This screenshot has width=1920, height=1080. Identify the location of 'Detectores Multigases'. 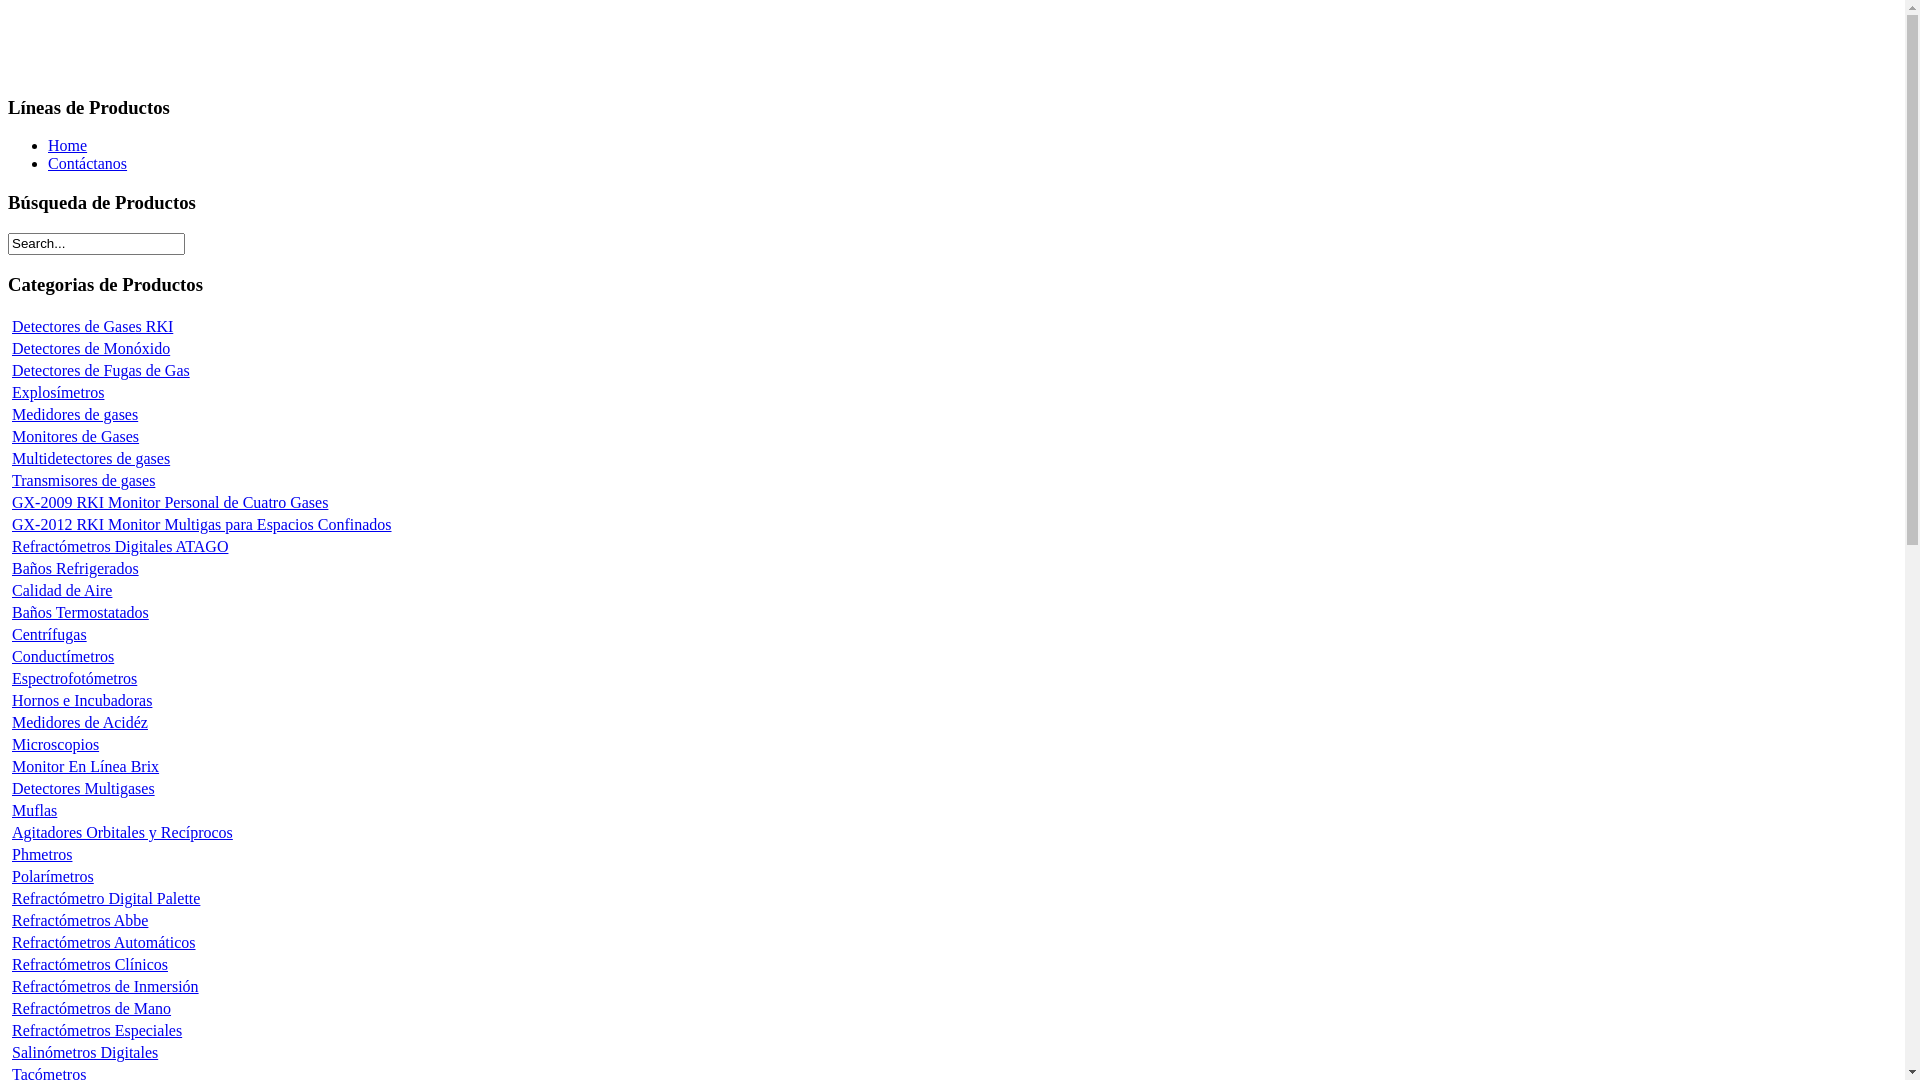
(82, 787).